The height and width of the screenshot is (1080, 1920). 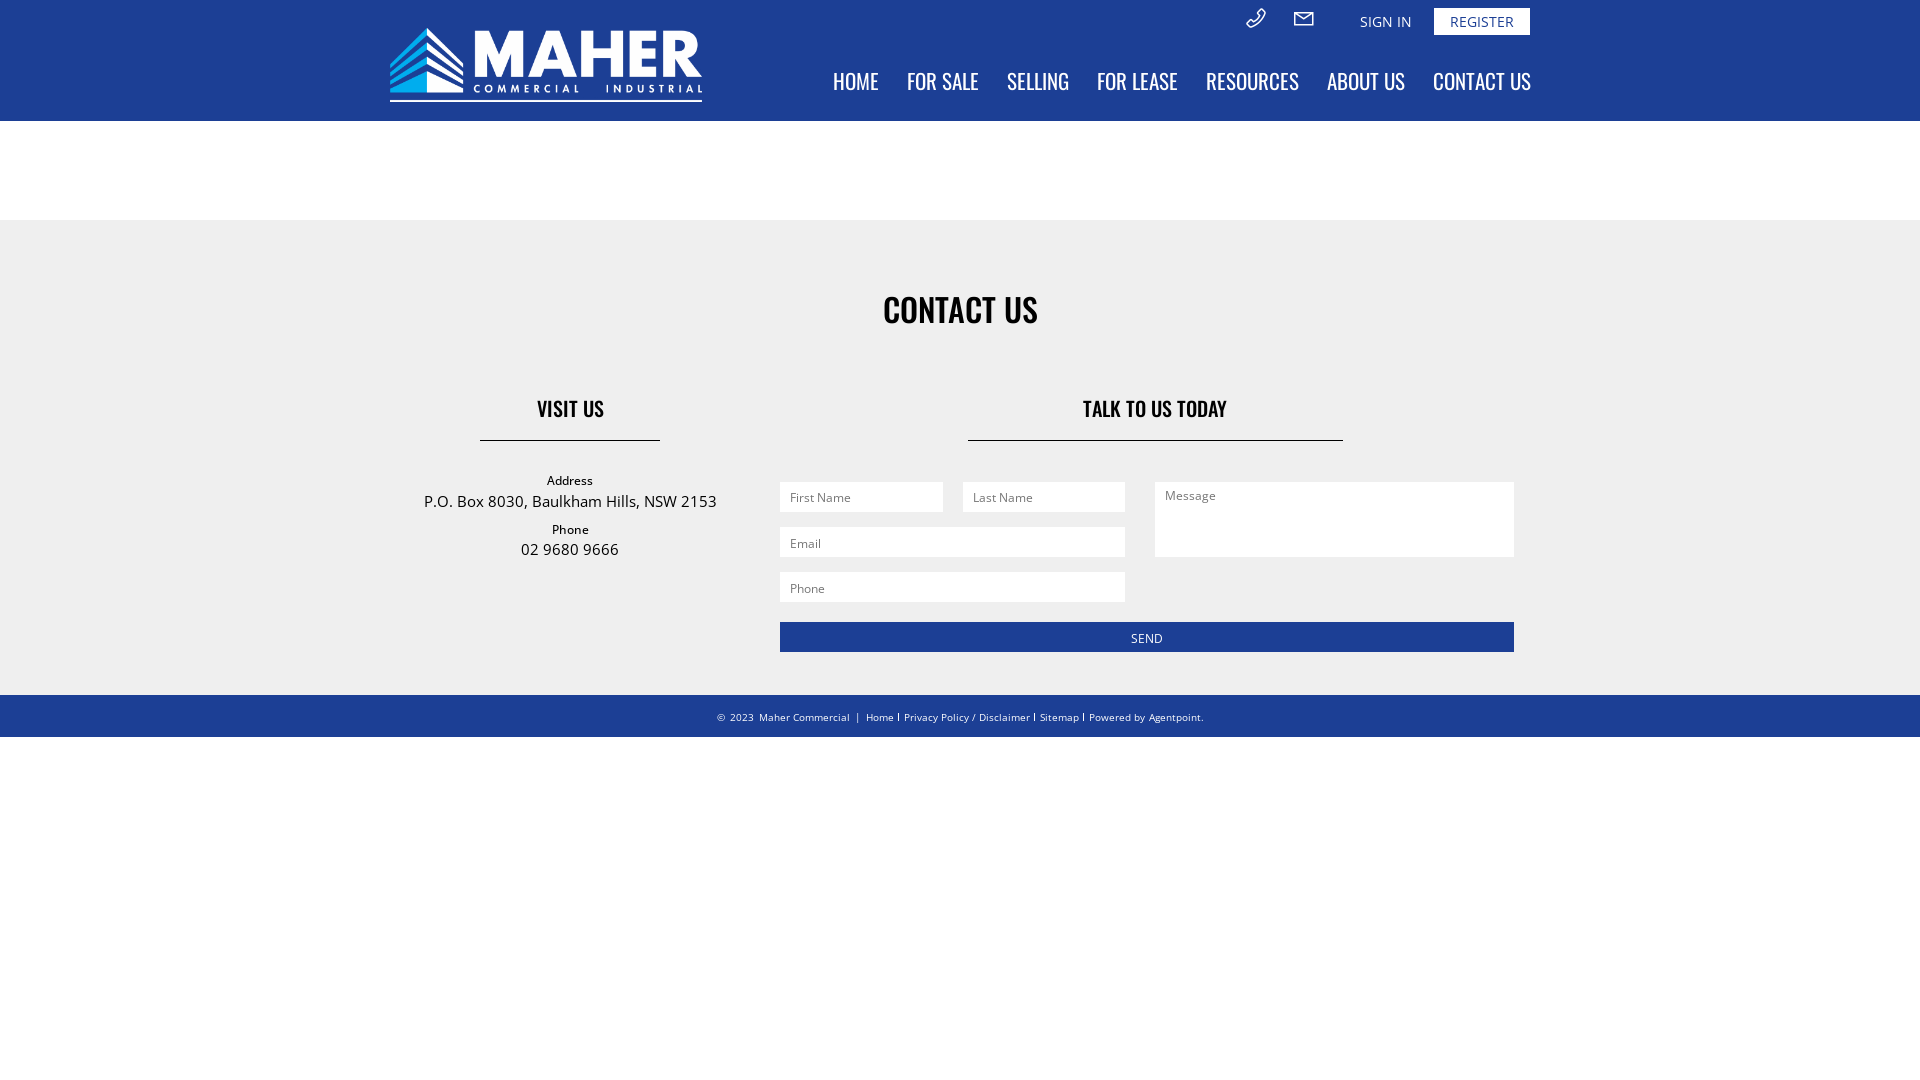 I want to click on 'ABOUT US', so click(x=1313, y=80).